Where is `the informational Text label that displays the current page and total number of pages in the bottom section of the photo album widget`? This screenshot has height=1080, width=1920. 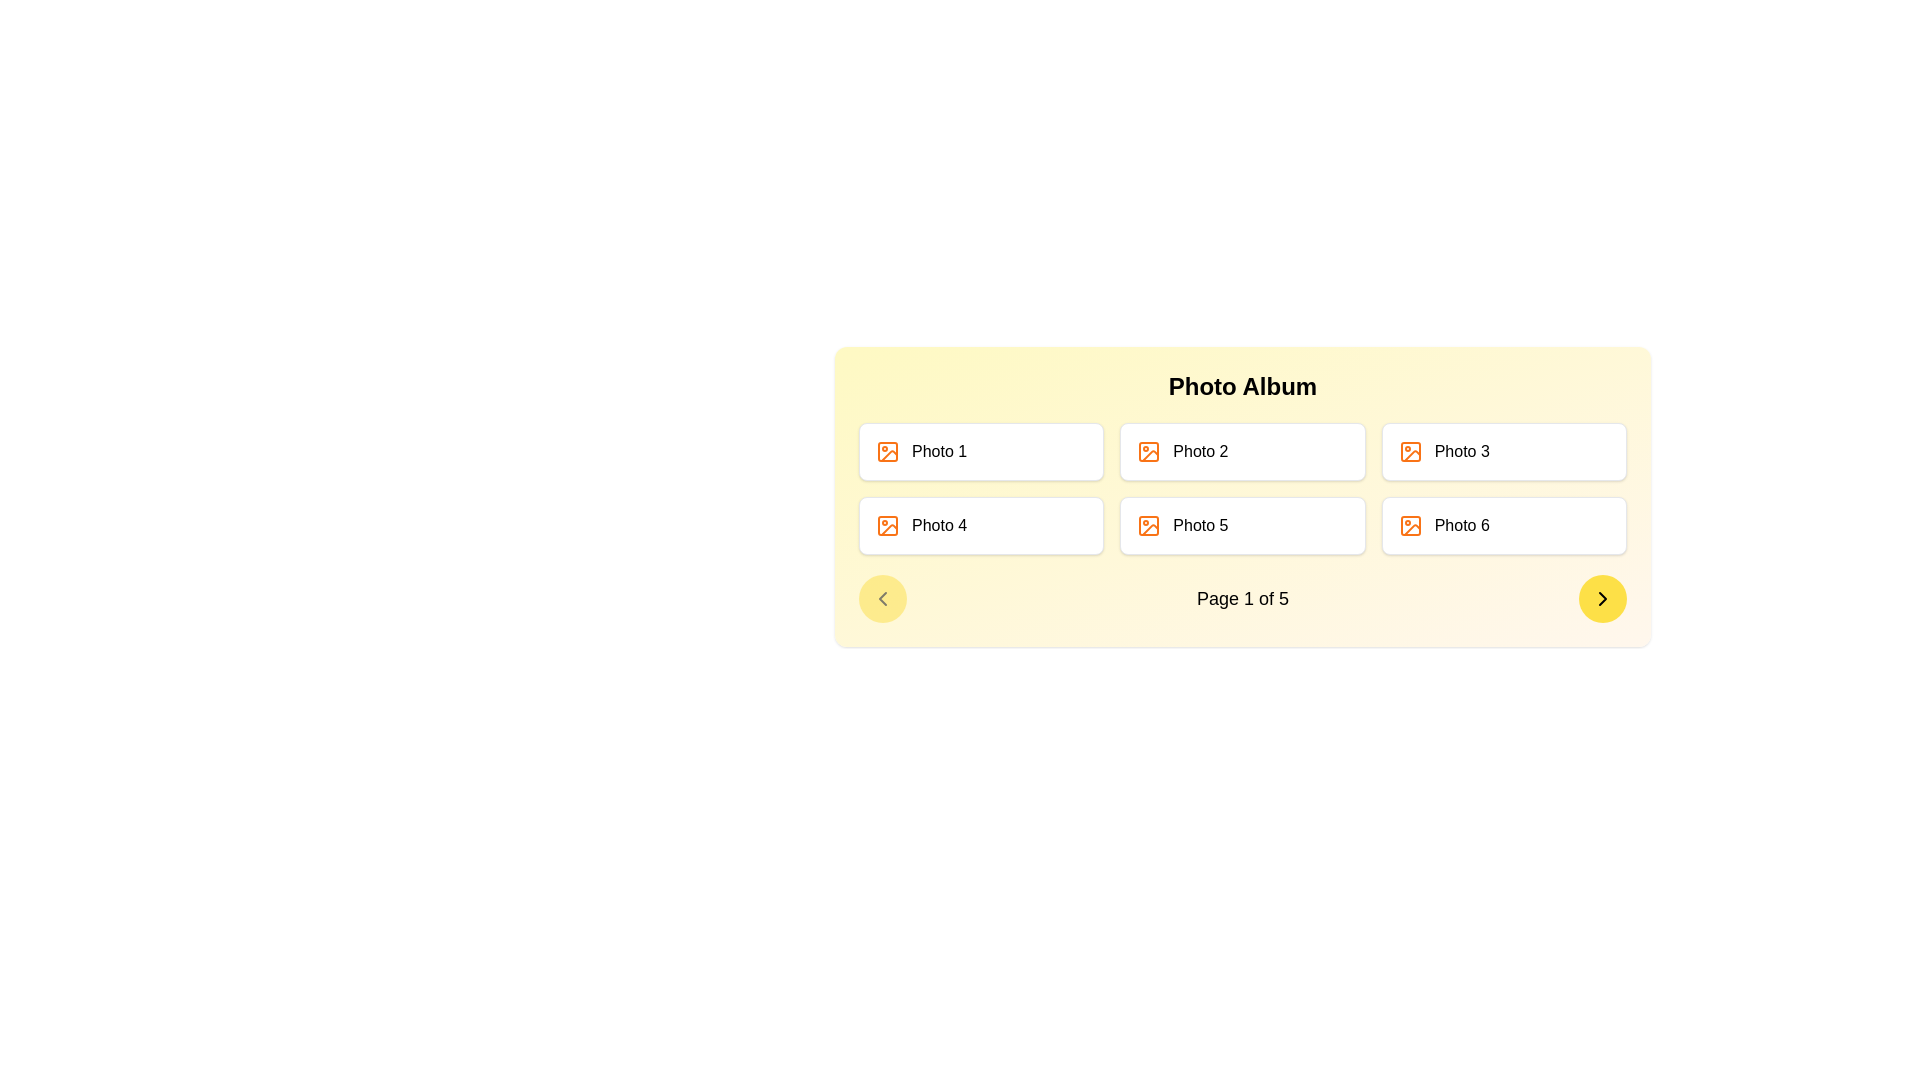
the informational Text label that displays the current page and total number of pages in the bottom section of the photo album widget is located at coordinates (1242, 597).